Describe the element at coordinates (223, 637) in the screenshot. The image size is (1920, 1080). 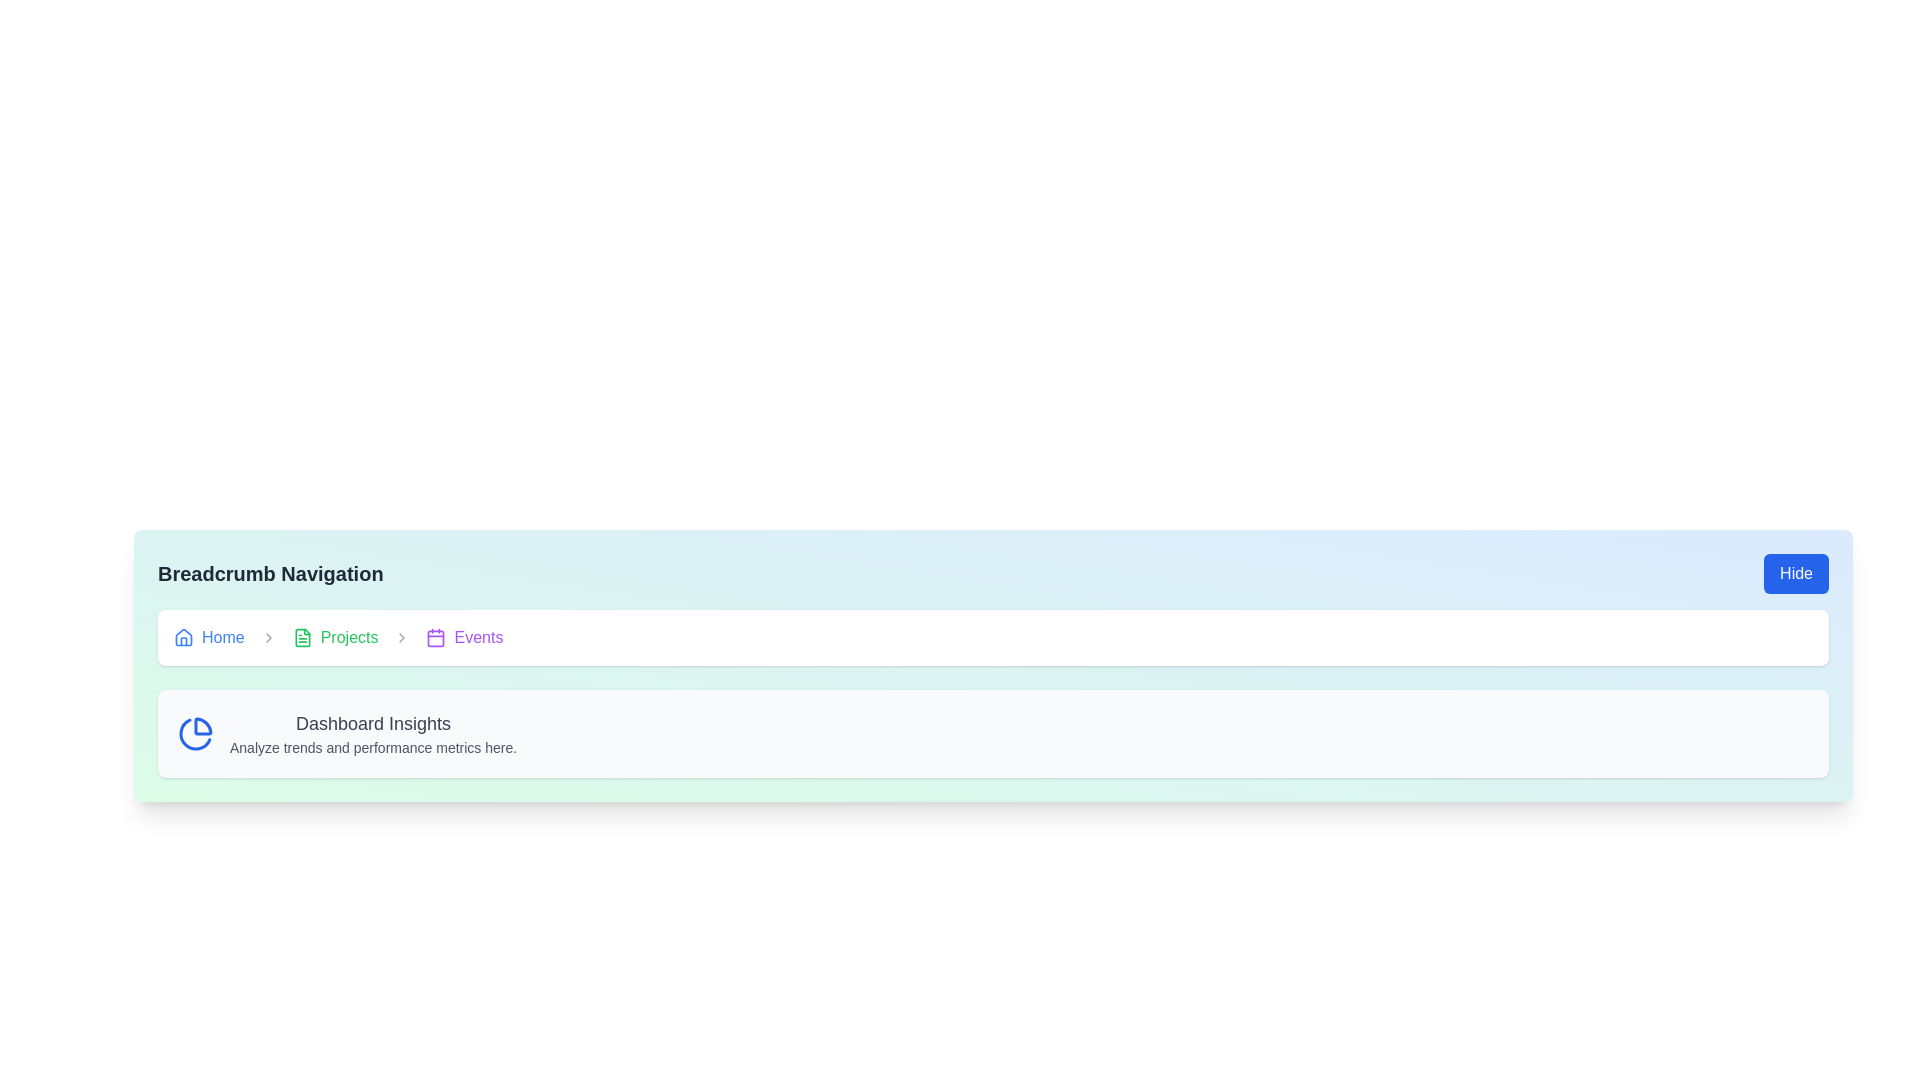
I see `the 'Home' text label, which is styled in blue and positioned adjacent to a house icon in the breadcrumb navigation bar at the top left of the interface` at that location.